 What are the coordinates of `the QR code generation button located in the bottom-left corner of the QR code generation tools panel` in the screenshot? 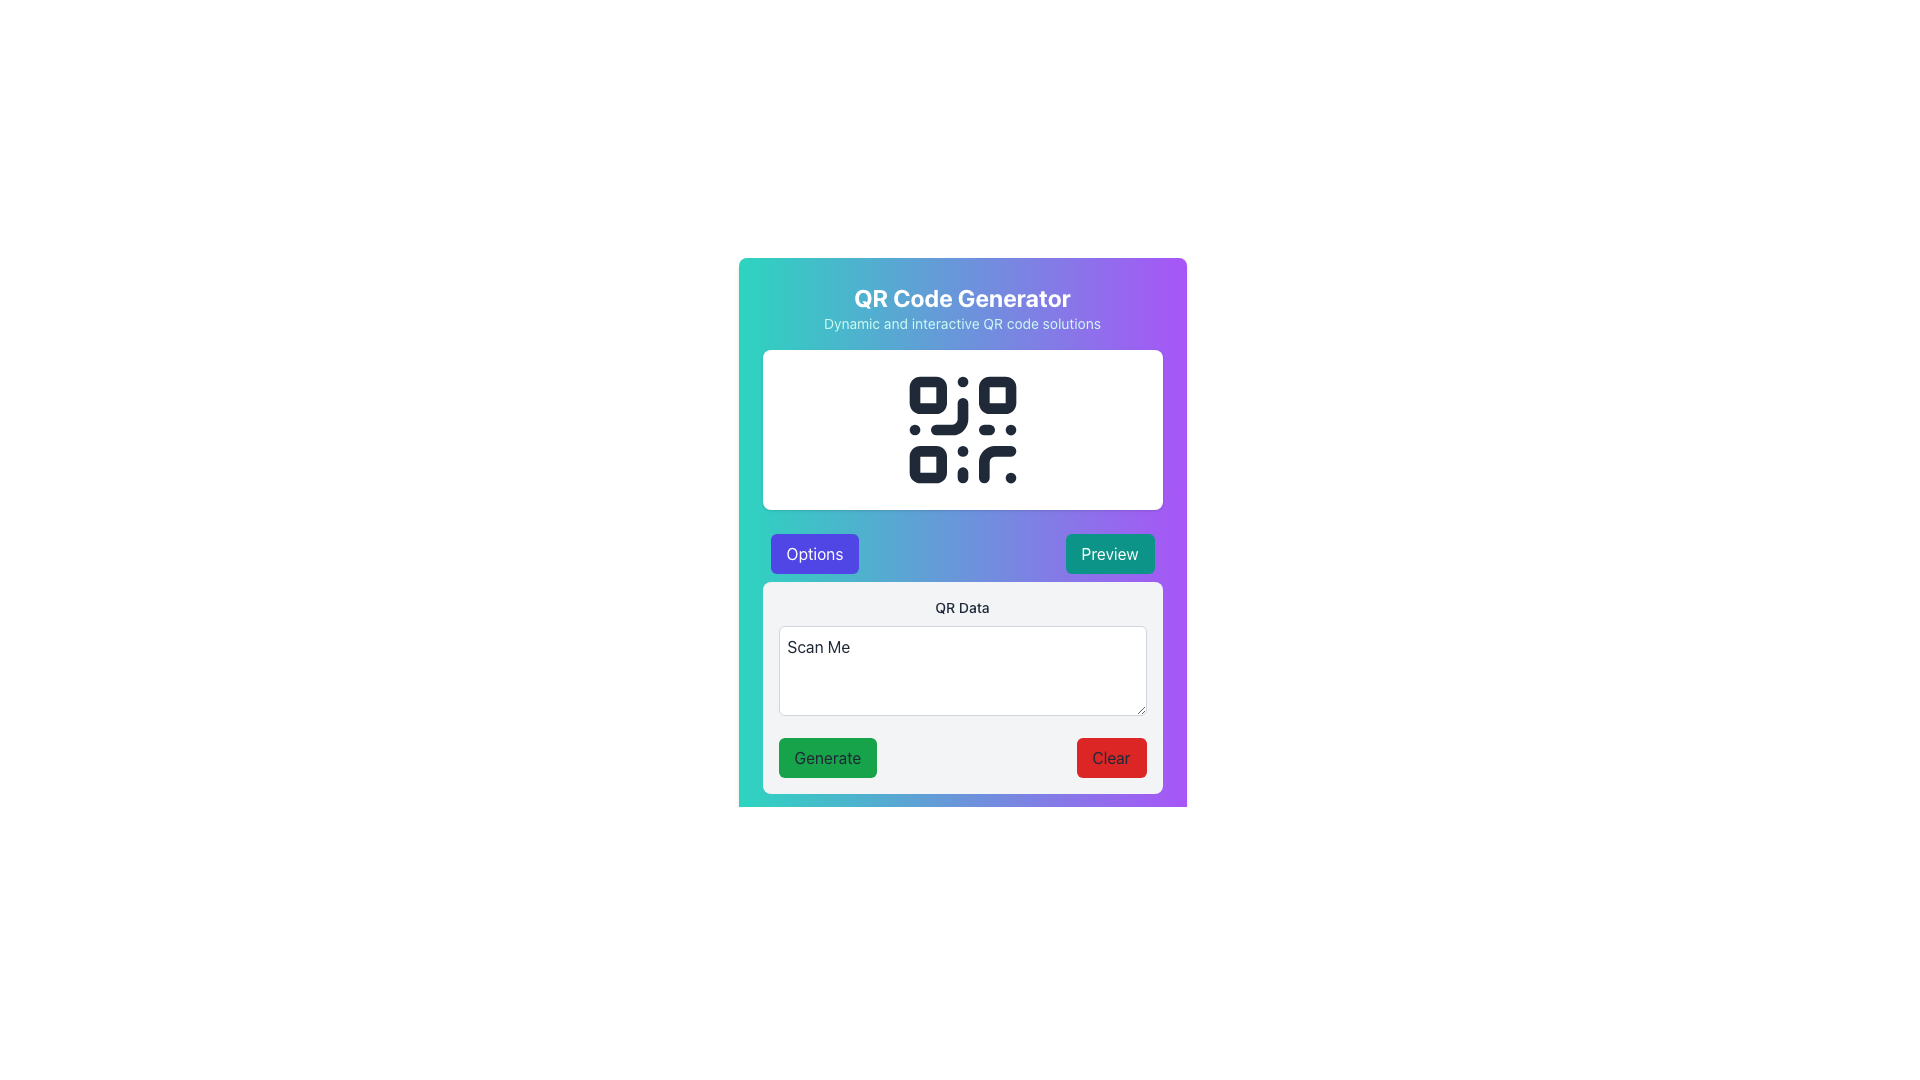 It's located at (827, 758).